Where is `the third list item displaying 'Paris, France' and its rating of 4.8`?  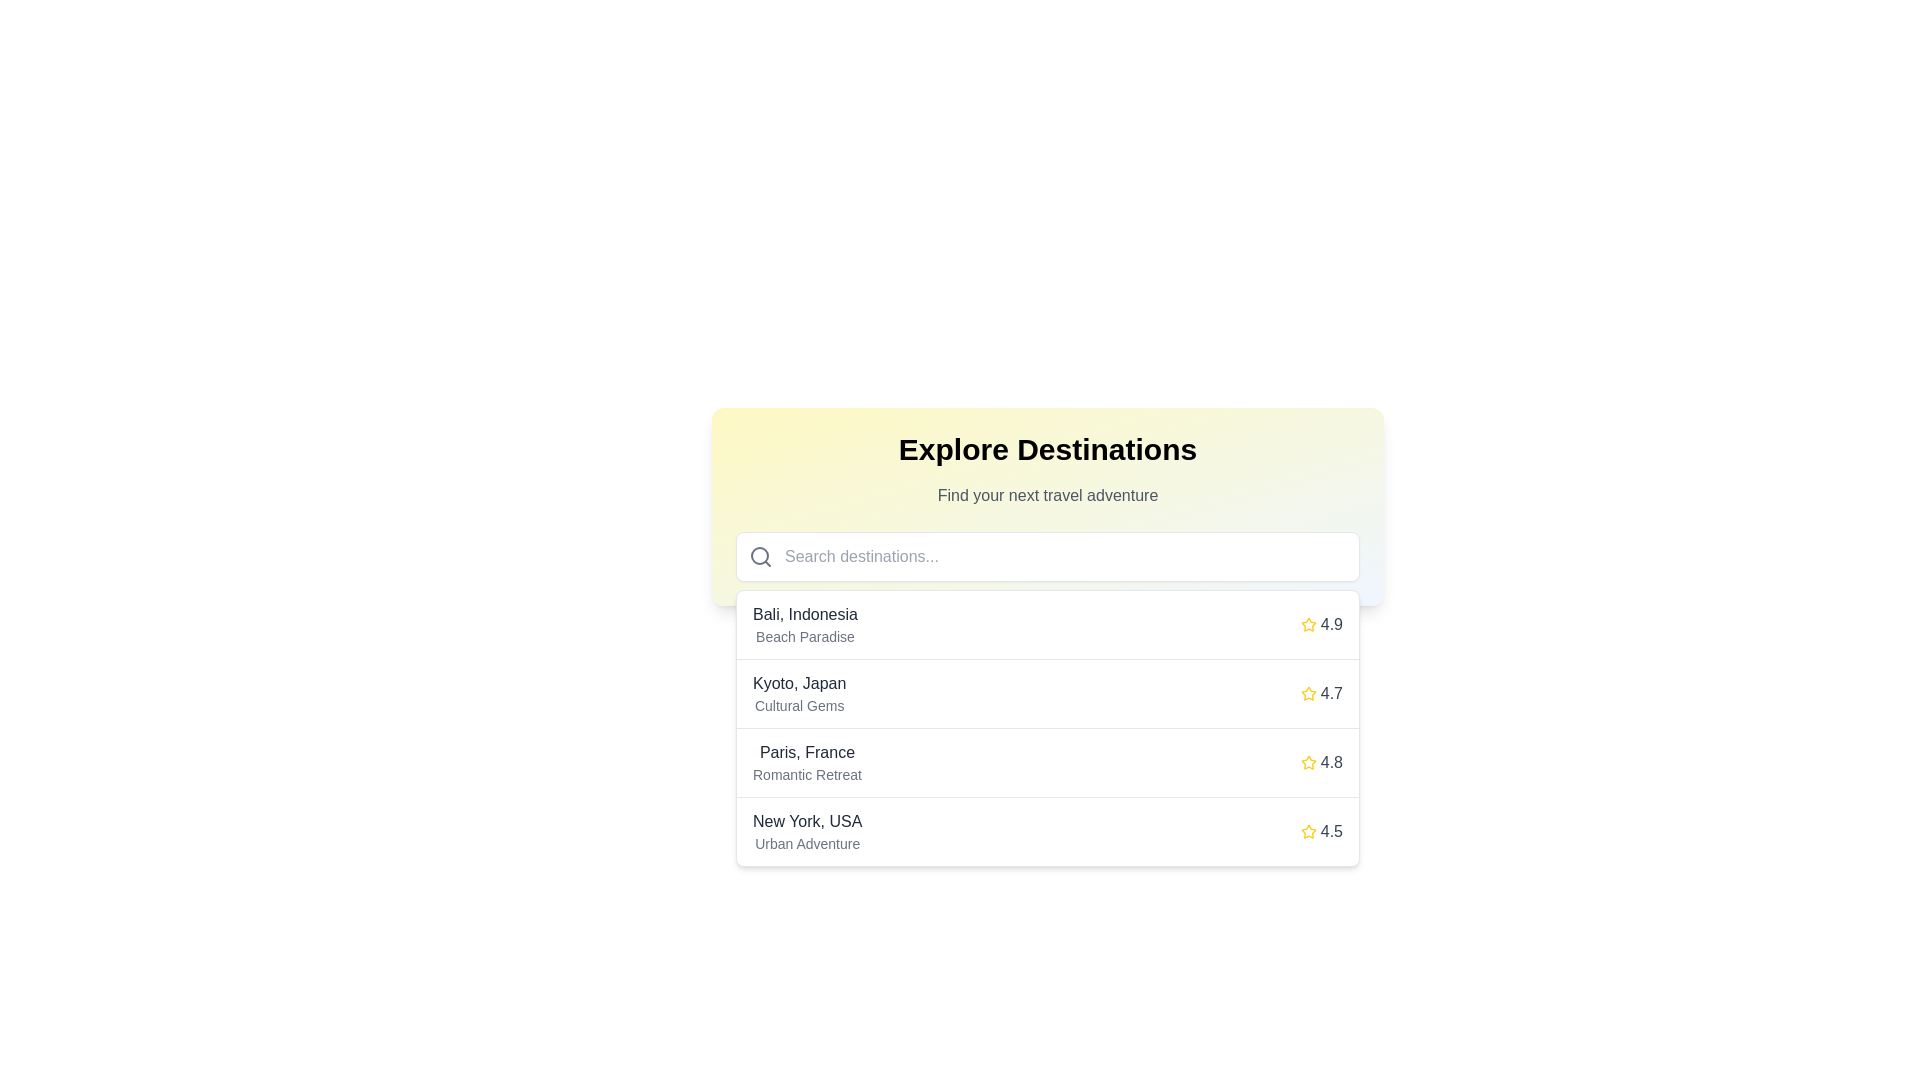 the third list item displaying 'Paris, France' and its rating of 4.8 is located at coordinates (1046, 763).